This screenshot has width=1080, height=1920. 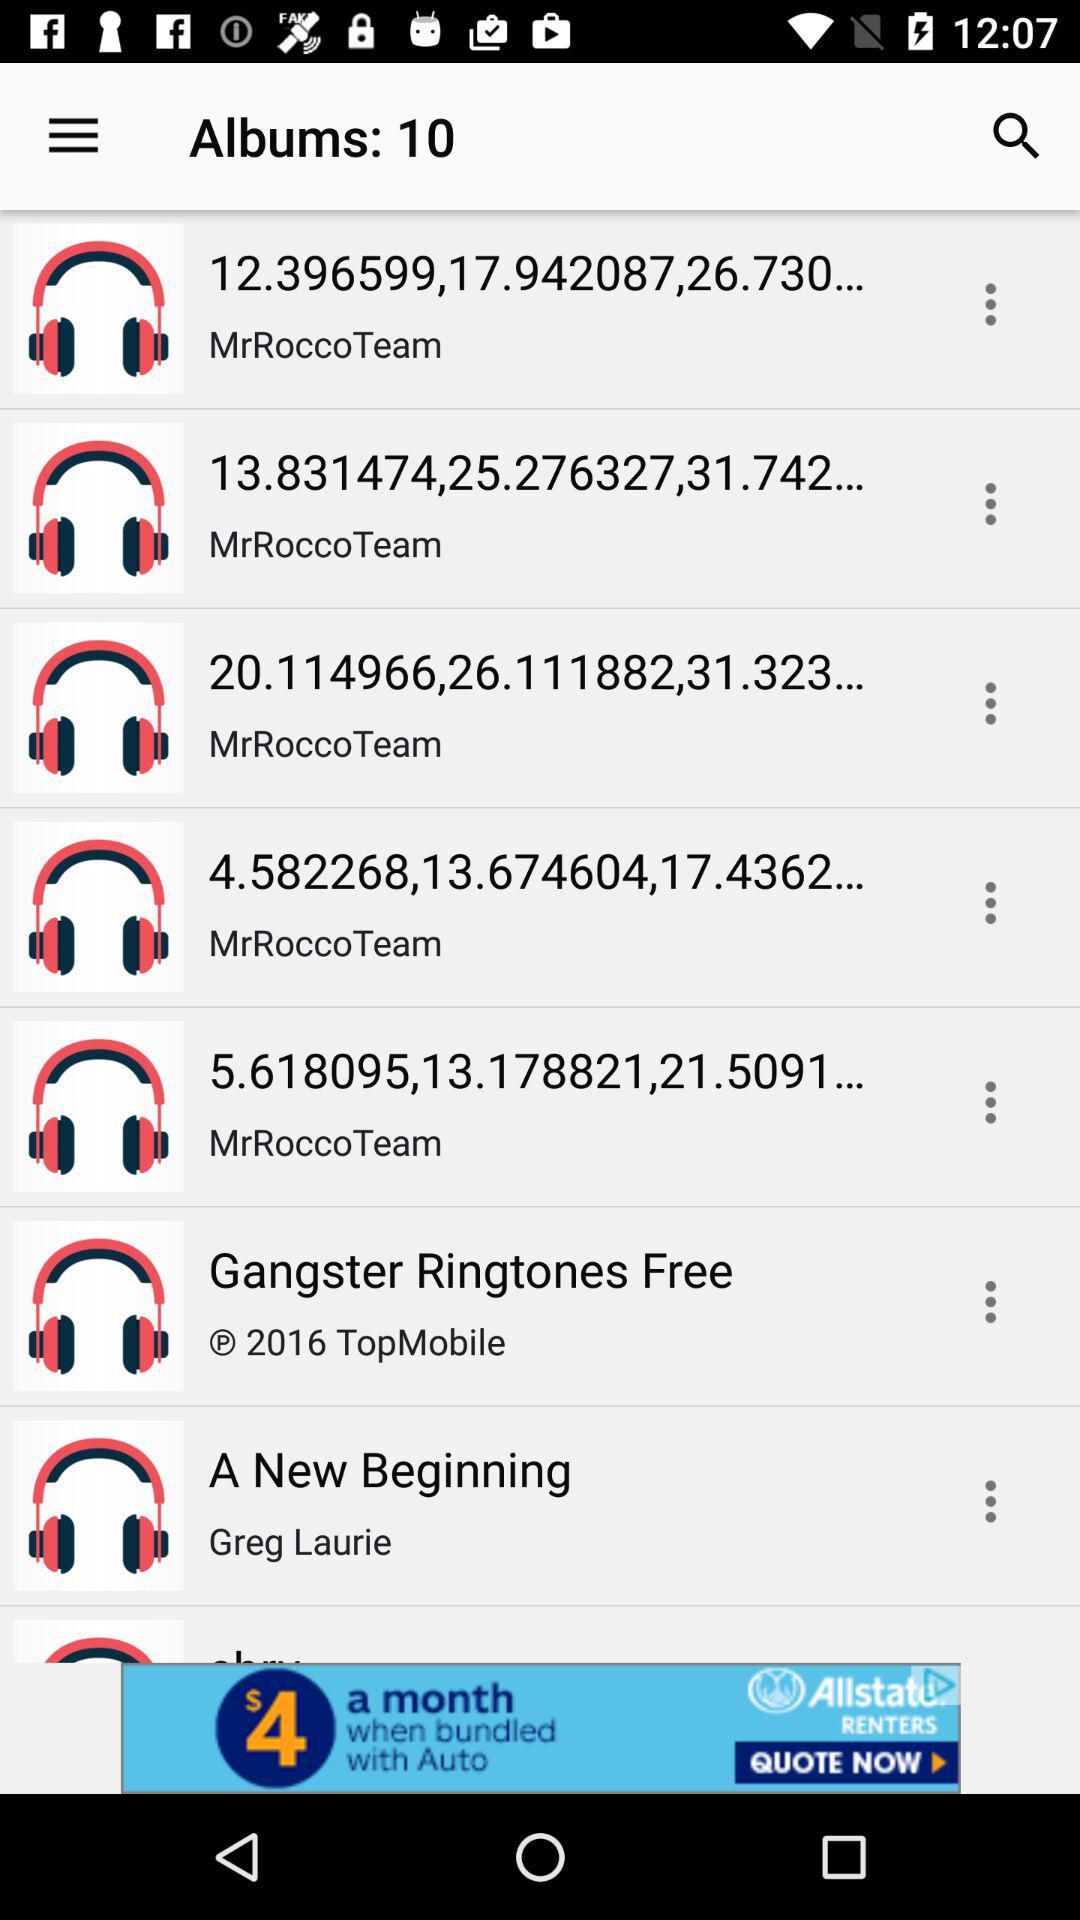 I want to click on important to know, so click(x=990, y=1501).